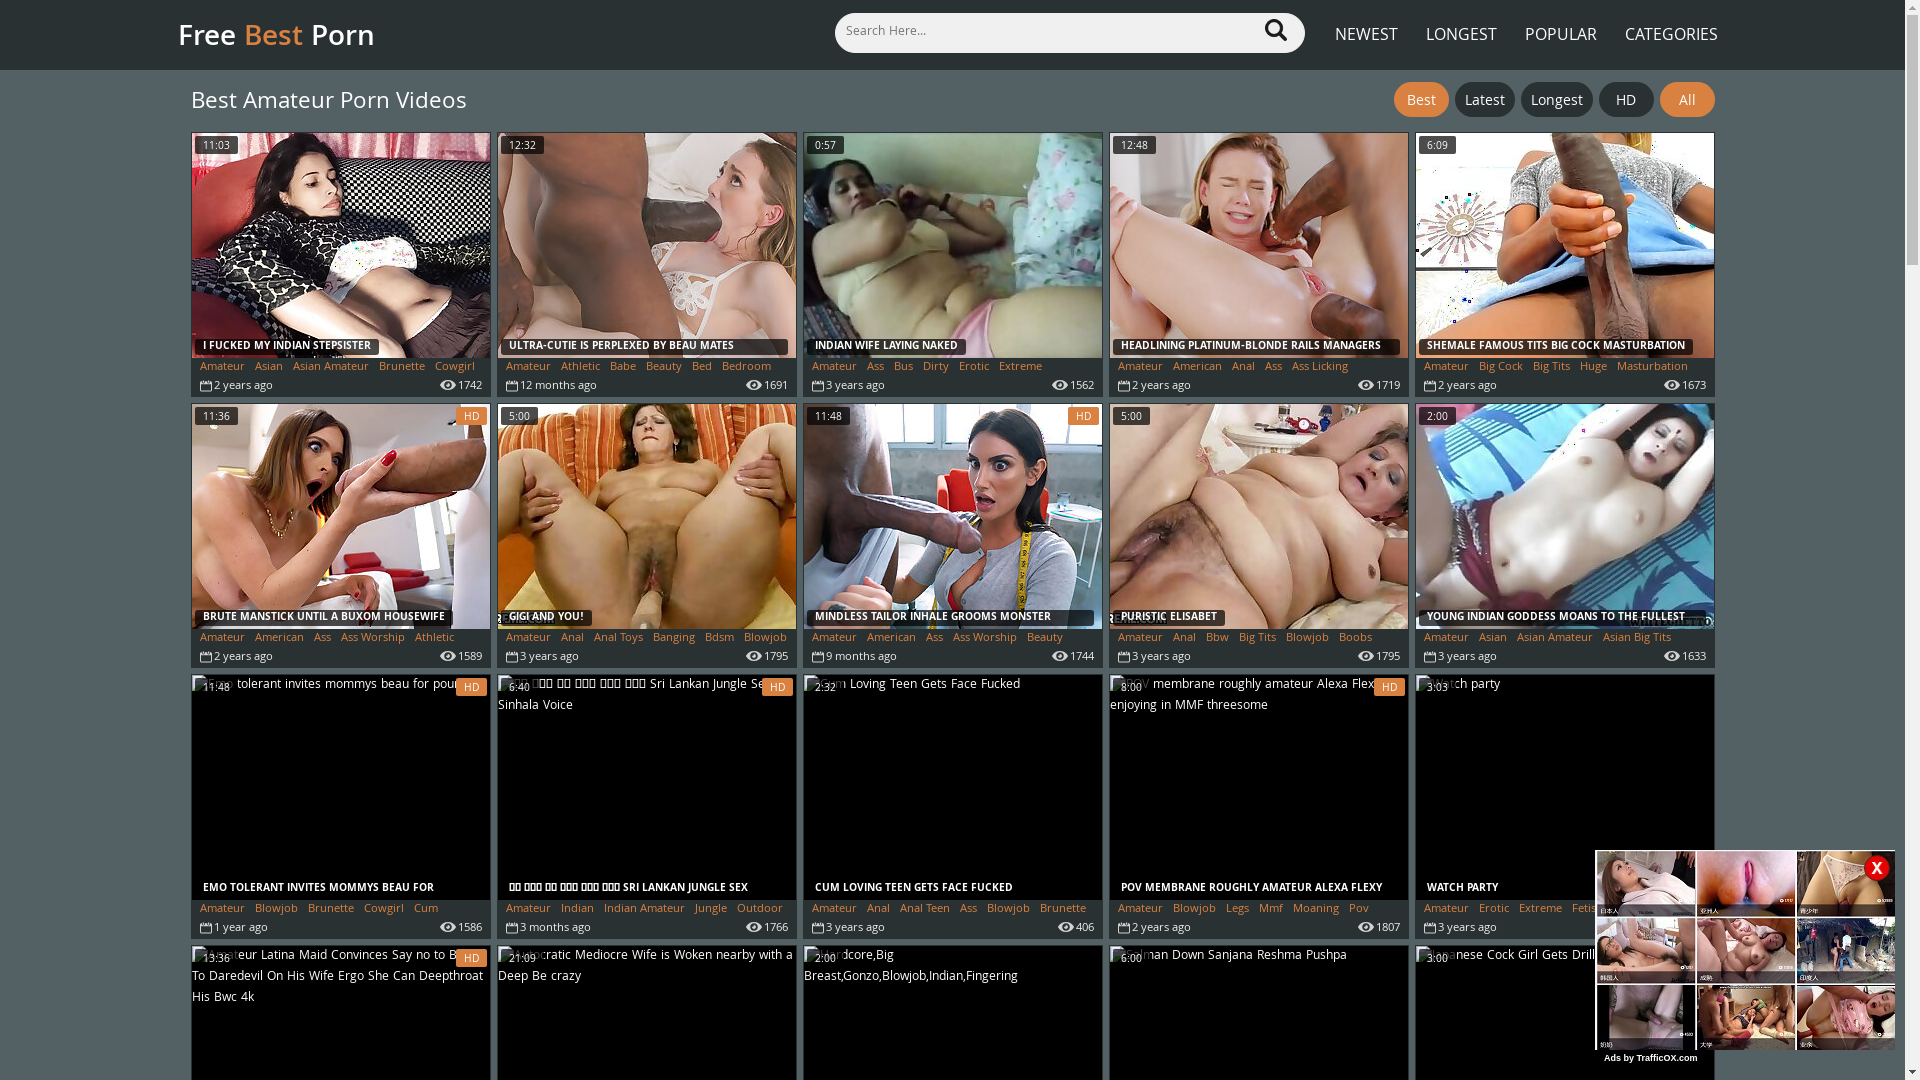 The width and height of the screenshot is (1920, 1080). What do you see at coordinates (1553, 638) in the screenshot?
I see `'Asian Amateur'` at bounding box center [1553, 638].